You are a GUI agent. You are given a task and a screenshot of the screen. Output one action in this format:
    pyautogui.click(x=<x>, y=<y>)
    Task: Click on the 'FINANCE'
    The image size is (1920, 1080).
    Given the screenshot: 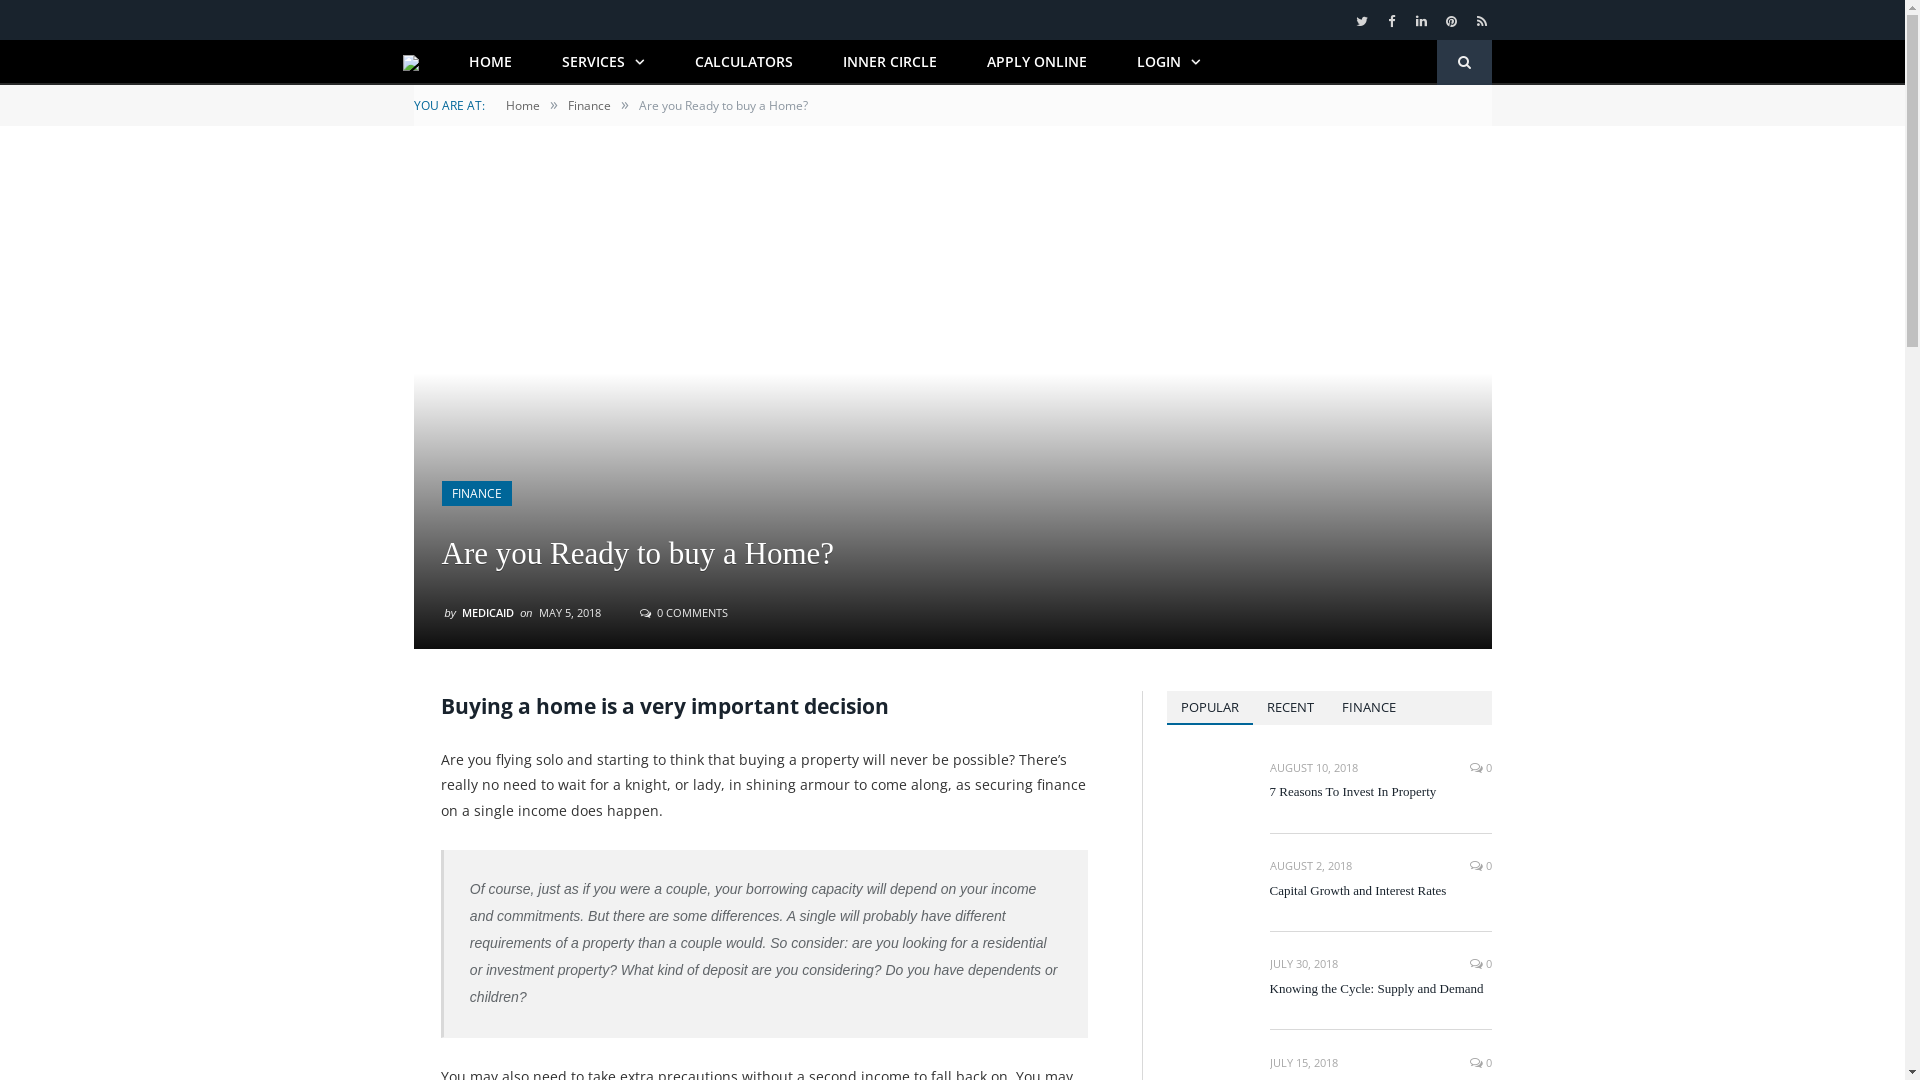 What is the action you would take?
    pyautogui.click(x=475, y=493)
    